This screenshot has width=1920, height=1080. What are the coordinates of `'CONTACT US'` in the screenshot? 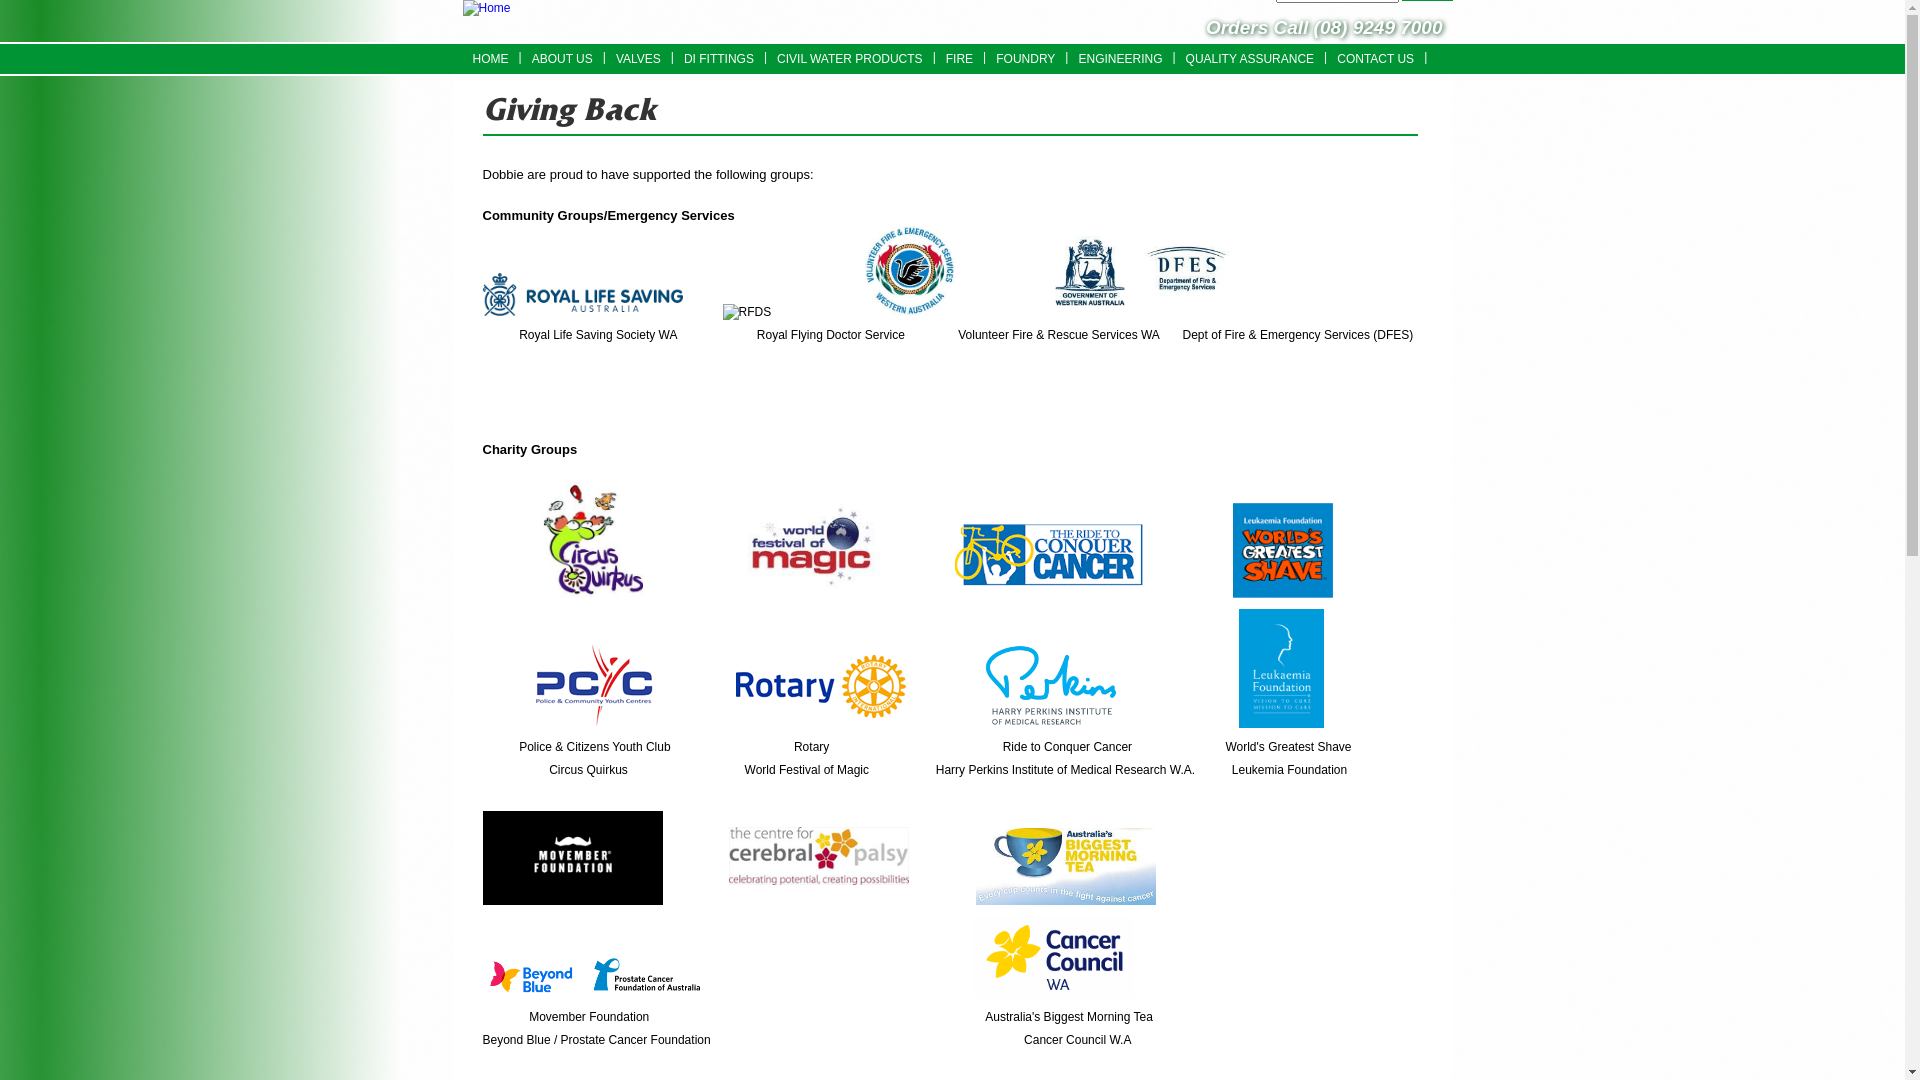 It's located at (1374, 58).